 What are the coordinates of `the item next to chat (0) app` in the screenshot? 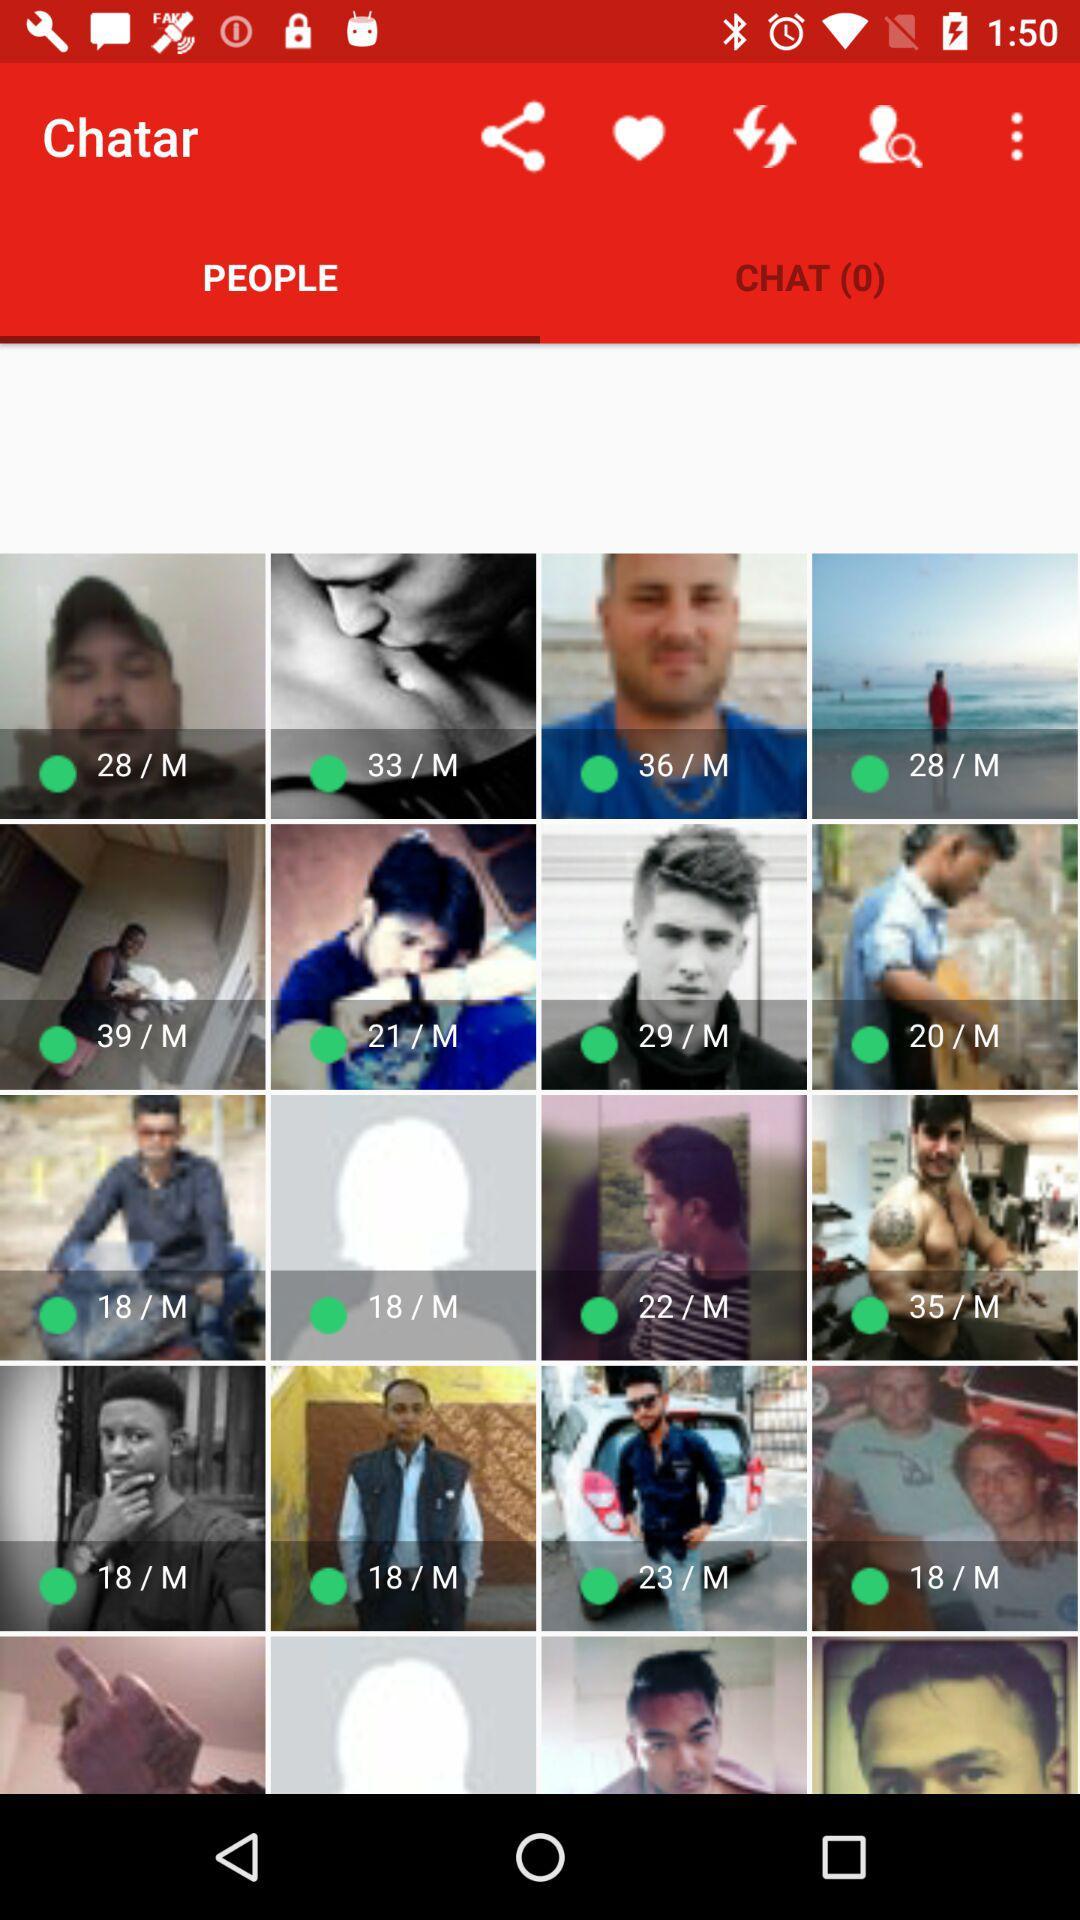 It's located at (270, 275).